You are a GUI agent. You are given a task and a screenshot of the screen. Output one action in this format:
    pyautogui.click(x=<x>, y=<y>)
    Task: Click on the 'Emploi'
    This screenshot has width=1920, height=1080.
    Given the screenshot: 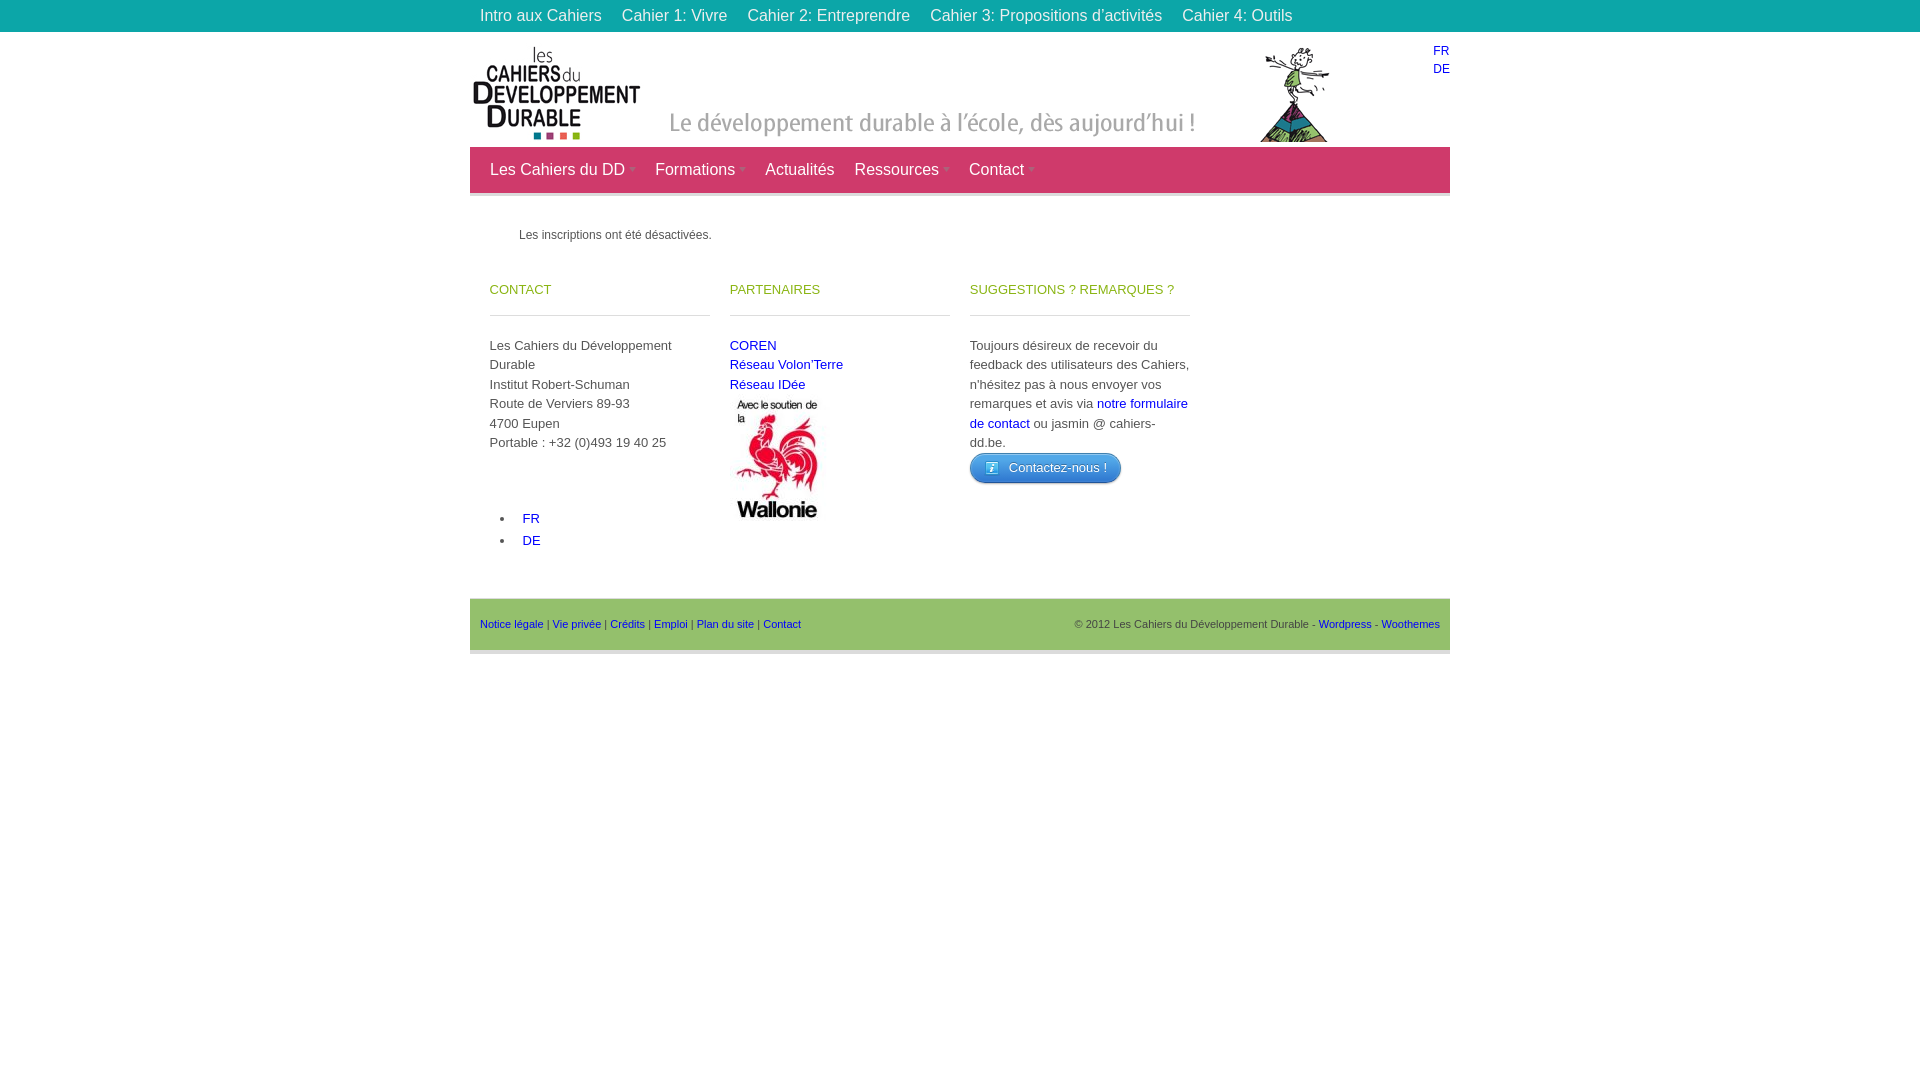 What is the action you would take?
    pyautogui.click(x=671, y=623)
    